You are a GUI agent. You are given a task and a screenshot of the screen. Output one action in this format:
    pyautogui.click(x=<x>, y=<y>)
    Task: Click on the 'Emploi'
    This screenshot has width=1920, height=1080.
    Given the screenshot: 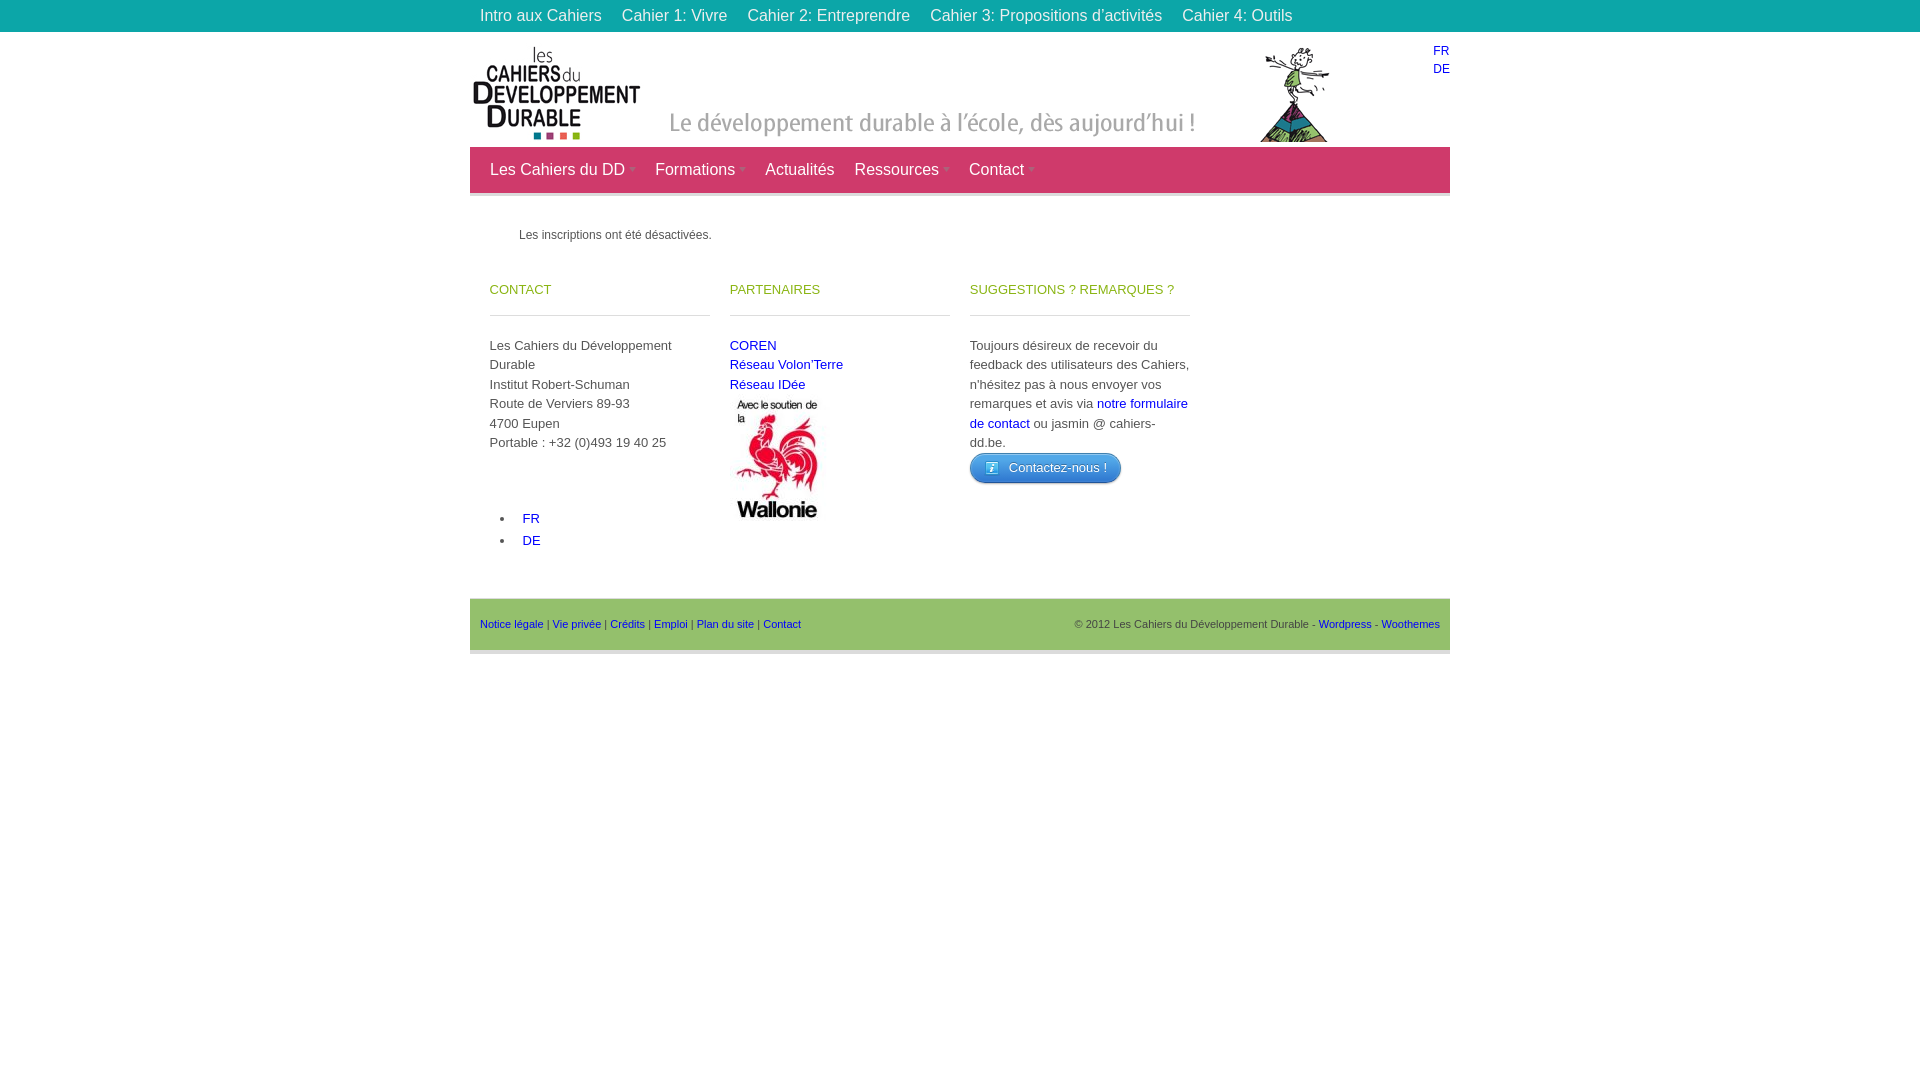 What is the action you would take?
    pyautogui.click(x=671, y=623)
    